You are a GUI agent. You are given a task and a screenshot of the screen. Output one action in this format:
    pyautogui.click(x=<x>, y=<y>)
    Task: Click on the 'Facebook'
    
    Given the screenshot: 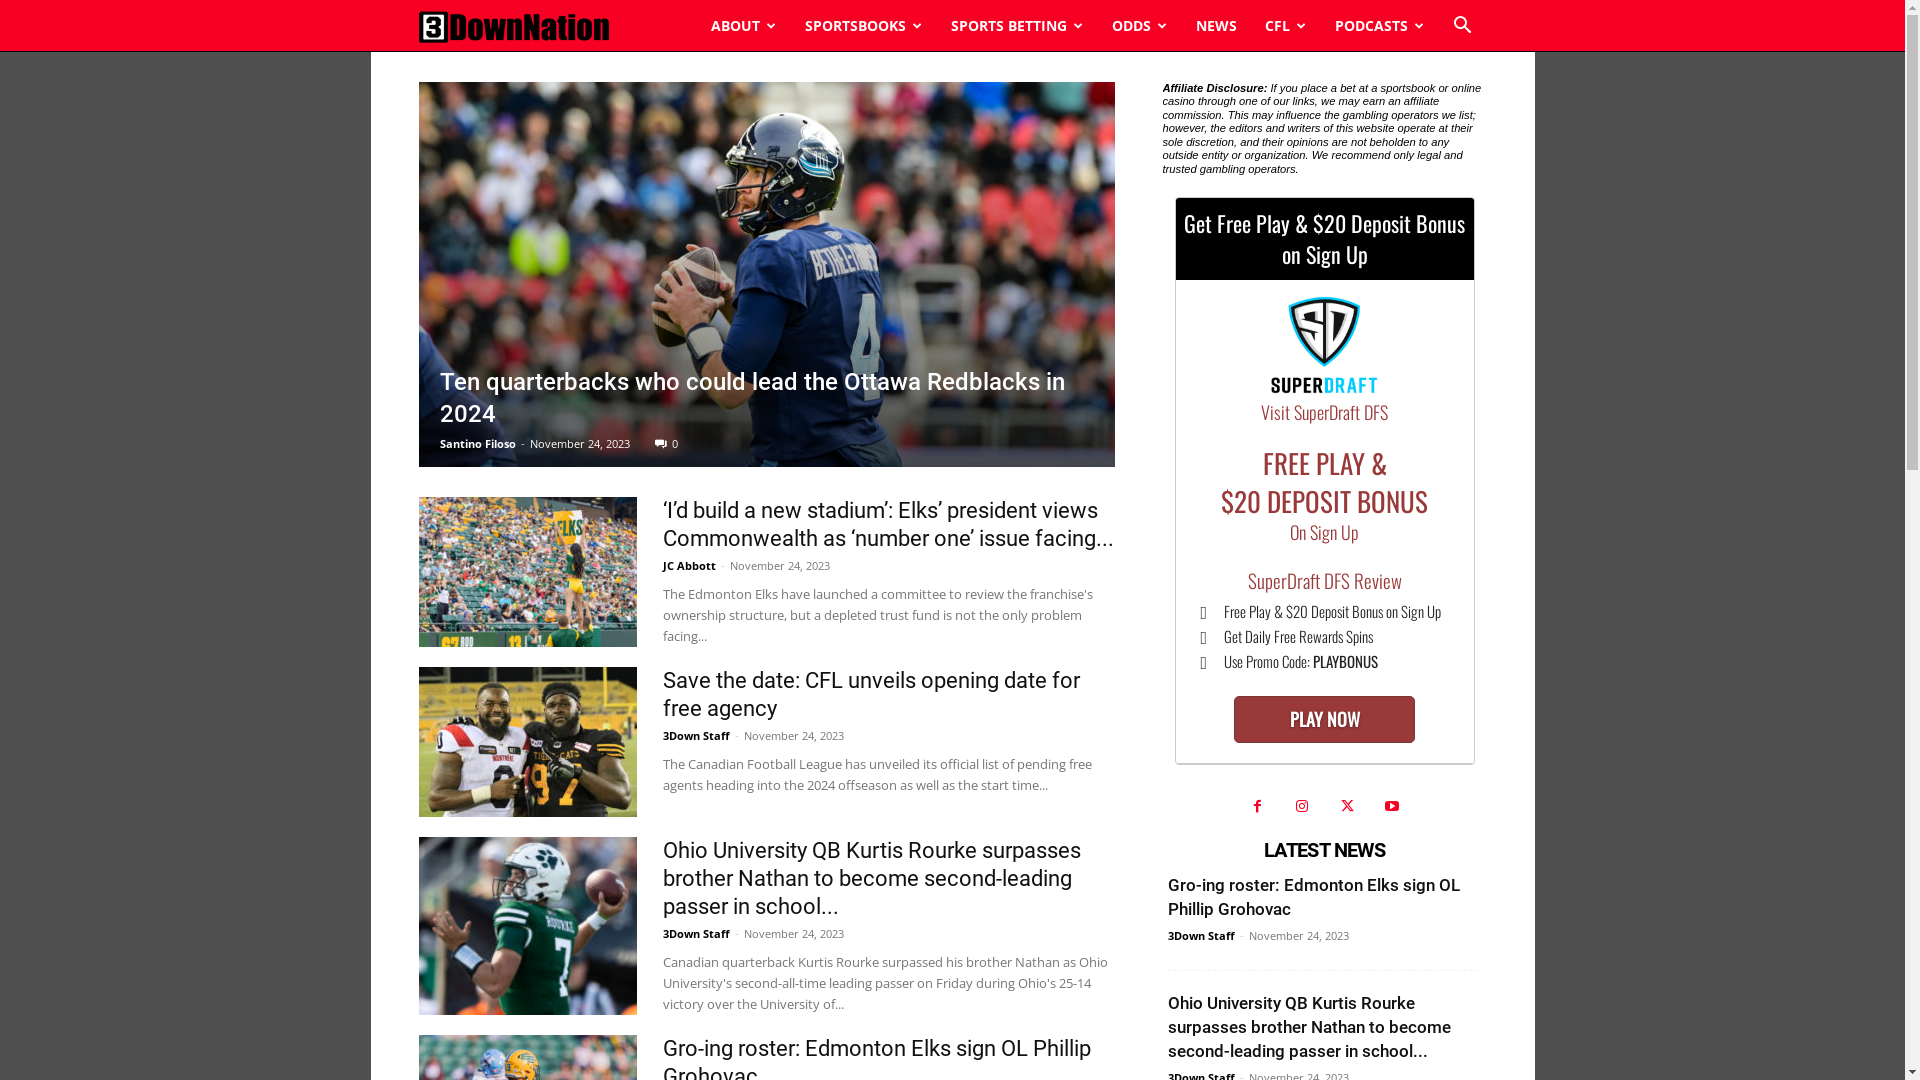 What is the action you would take?
    pyautogui.click(x=1256, y=806)
    